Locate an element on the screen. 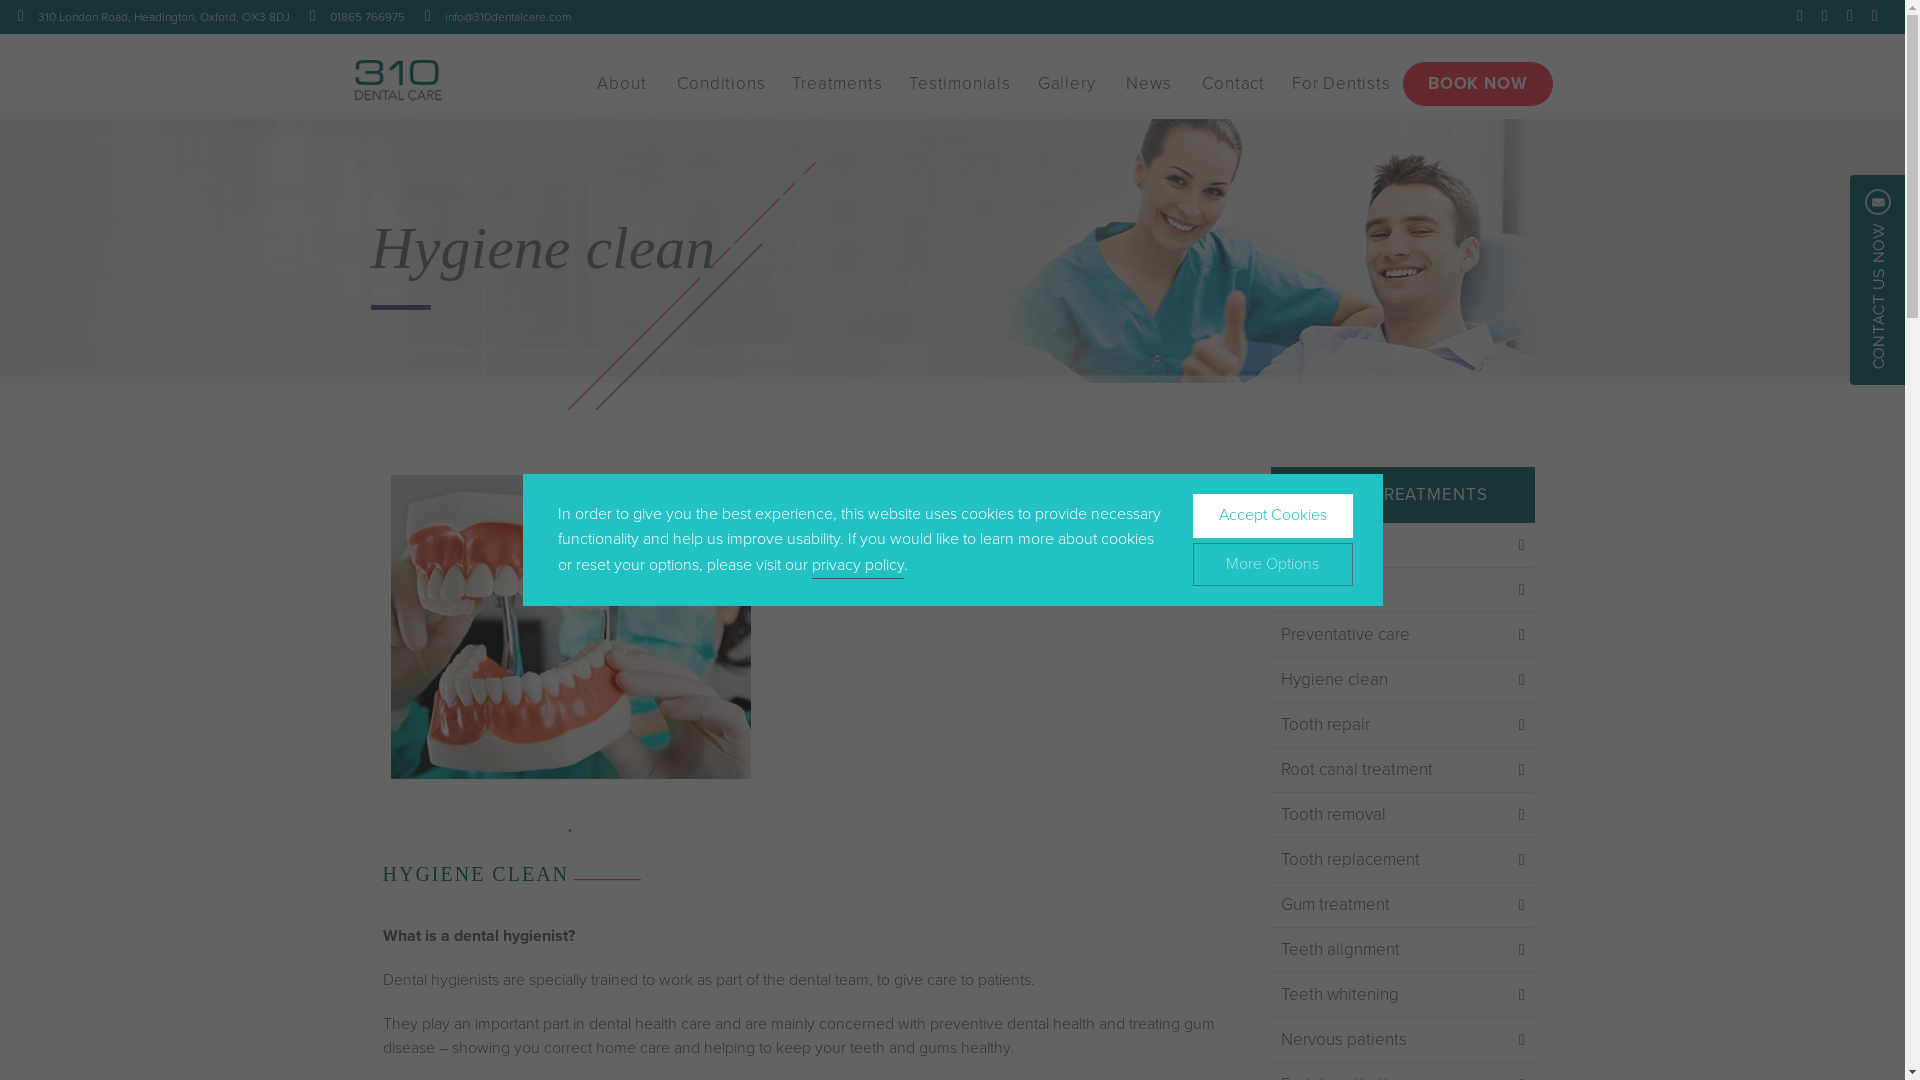  'Contact' is located at coordinates (1232, 88).